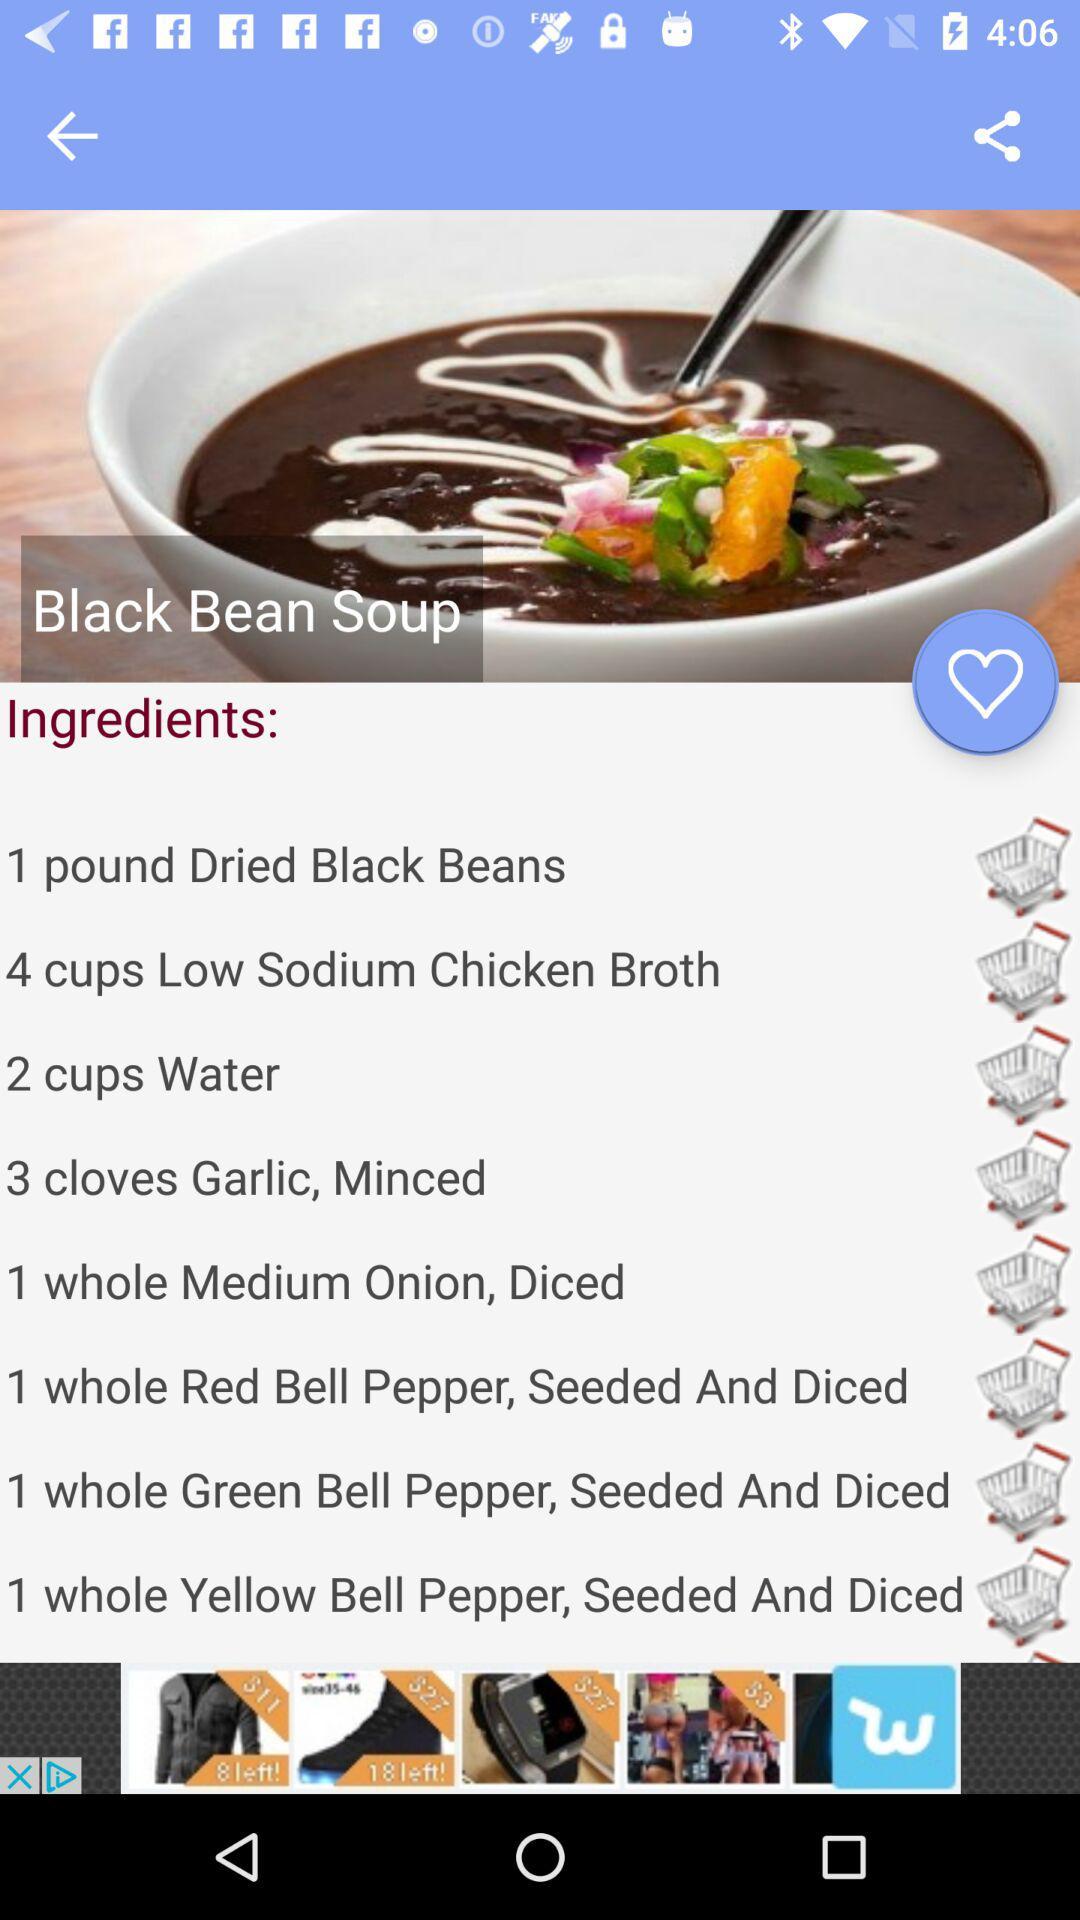 This screenshot has height=1920, width=1080. What do you see at coordinates (540, 1727) in the screenshot?
I see `advertisement` at bounding box center [540, 1727].